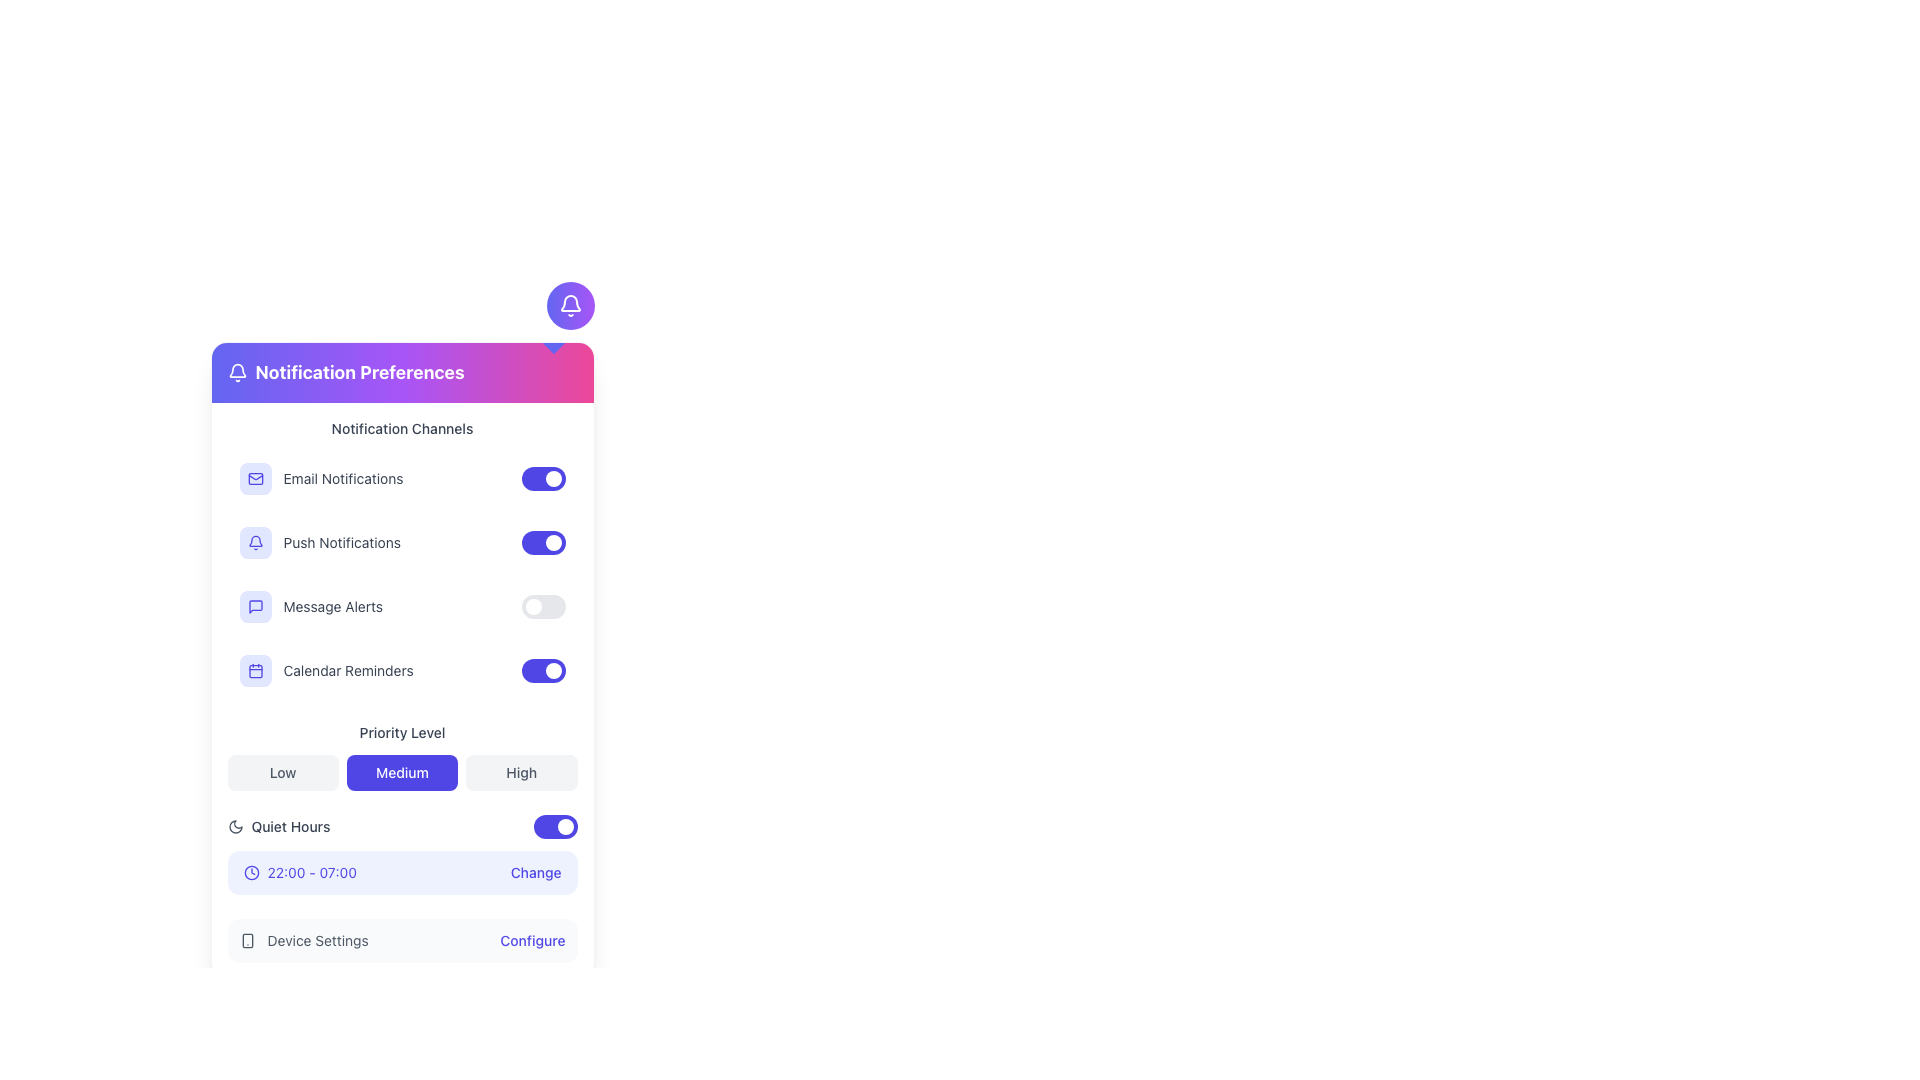 The image size is (1920, 1080). What do you see at coordinates (543, 478) in the screenshot?
I see `the toggle switch located at the rightmost position of the 'Email Notifications' item row in the 'Notification Channels' section to switch its state` at bounding box center [543, 478].